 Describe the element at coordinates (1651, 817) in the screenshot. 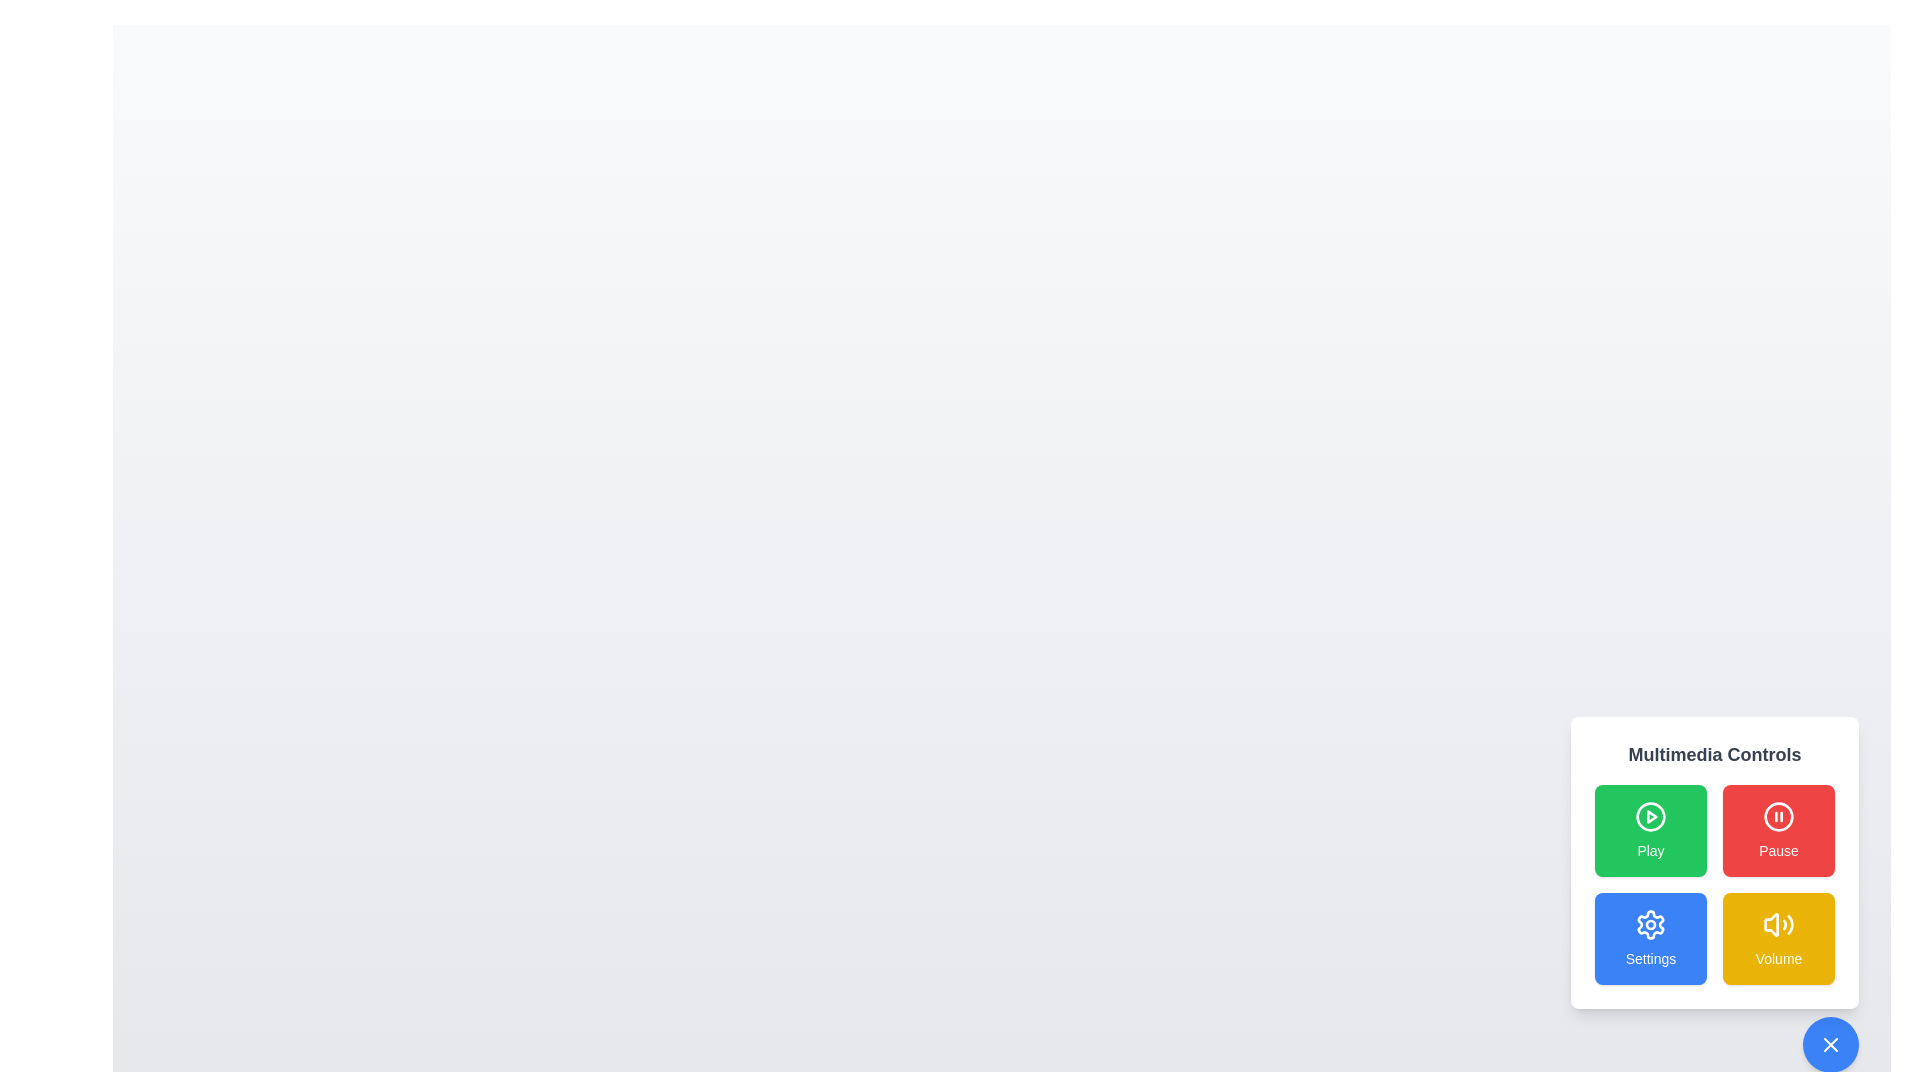

I see `the circular graphical element that forms the outer ring of the play icon in the green 'Play' button located in the top-left corner of the 'Multimedia Controls' panel` at that location.